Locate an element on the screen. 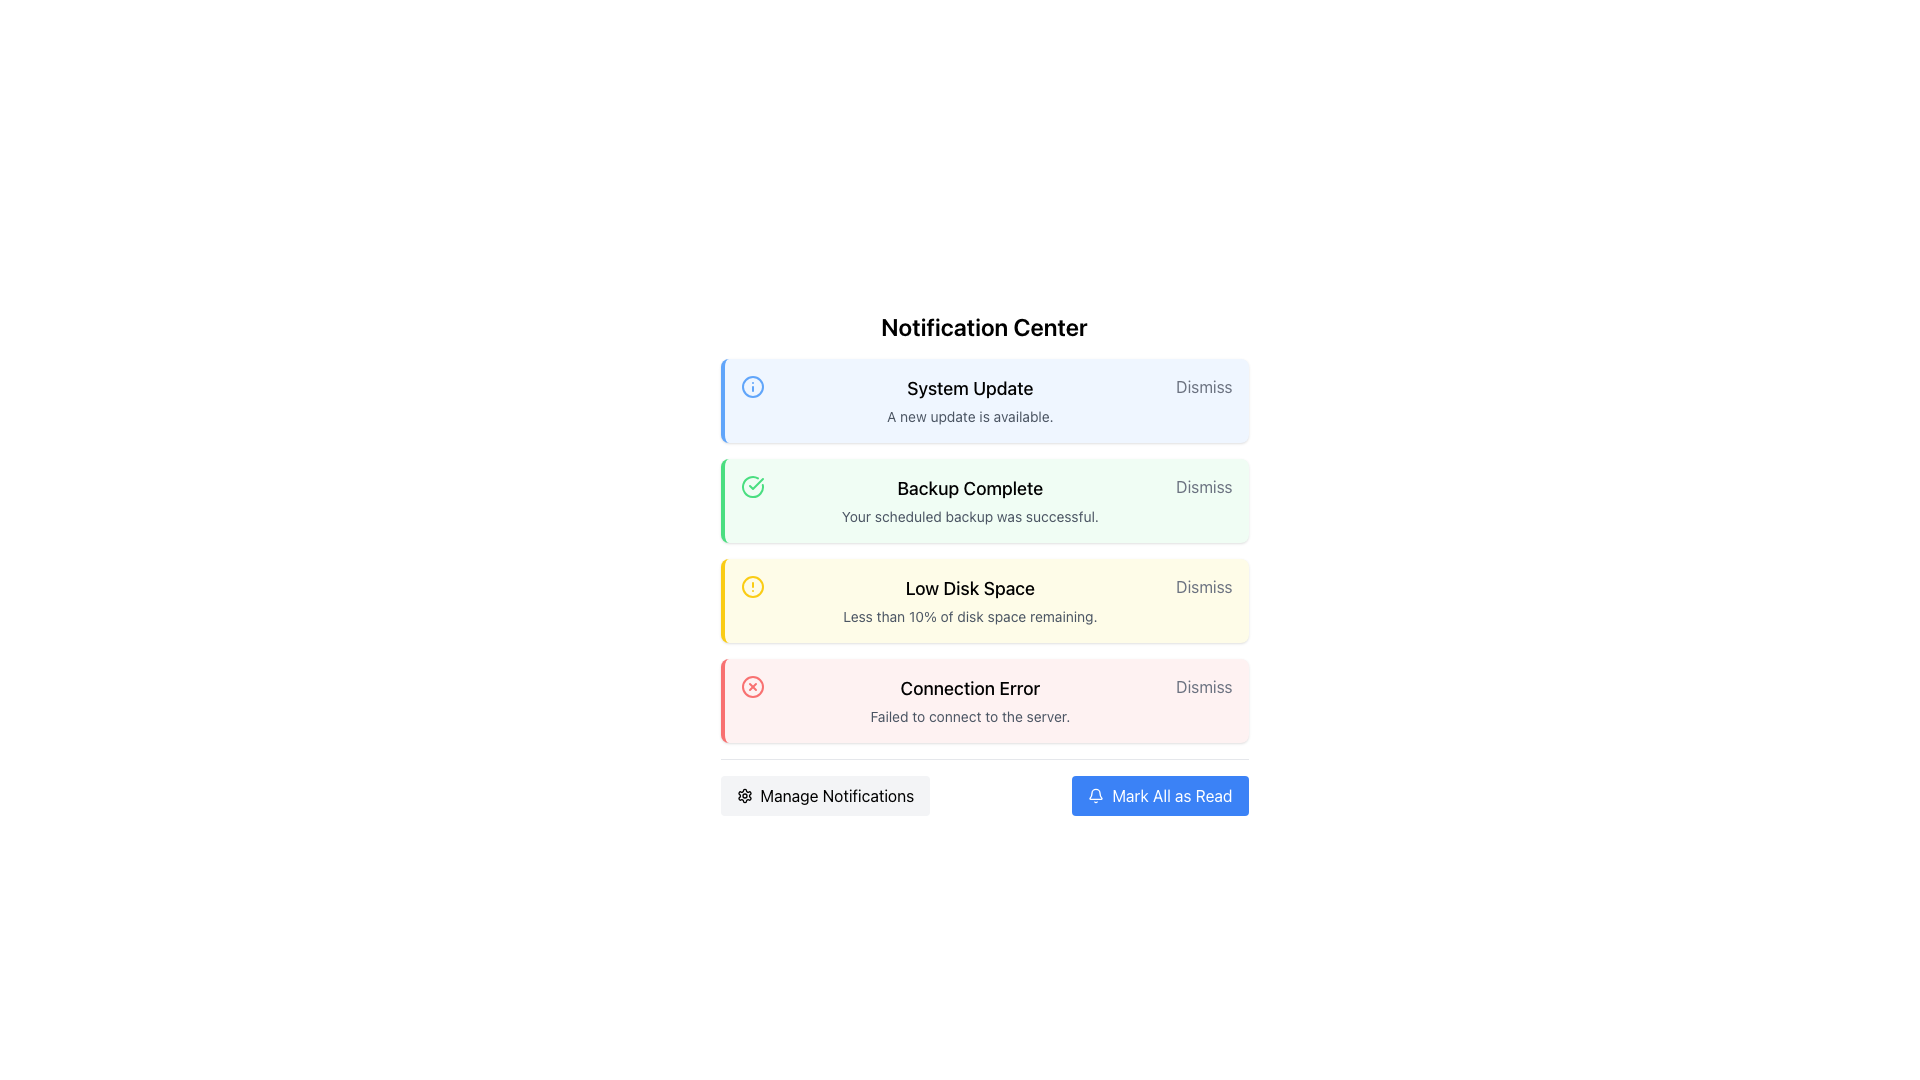 The height and width of the screenshot is (1080, 1920). the SVG circle shape that indicates the status of the 'System Update' notification, located within the left icon area of the notification entry is located at coordinates (751, 386).